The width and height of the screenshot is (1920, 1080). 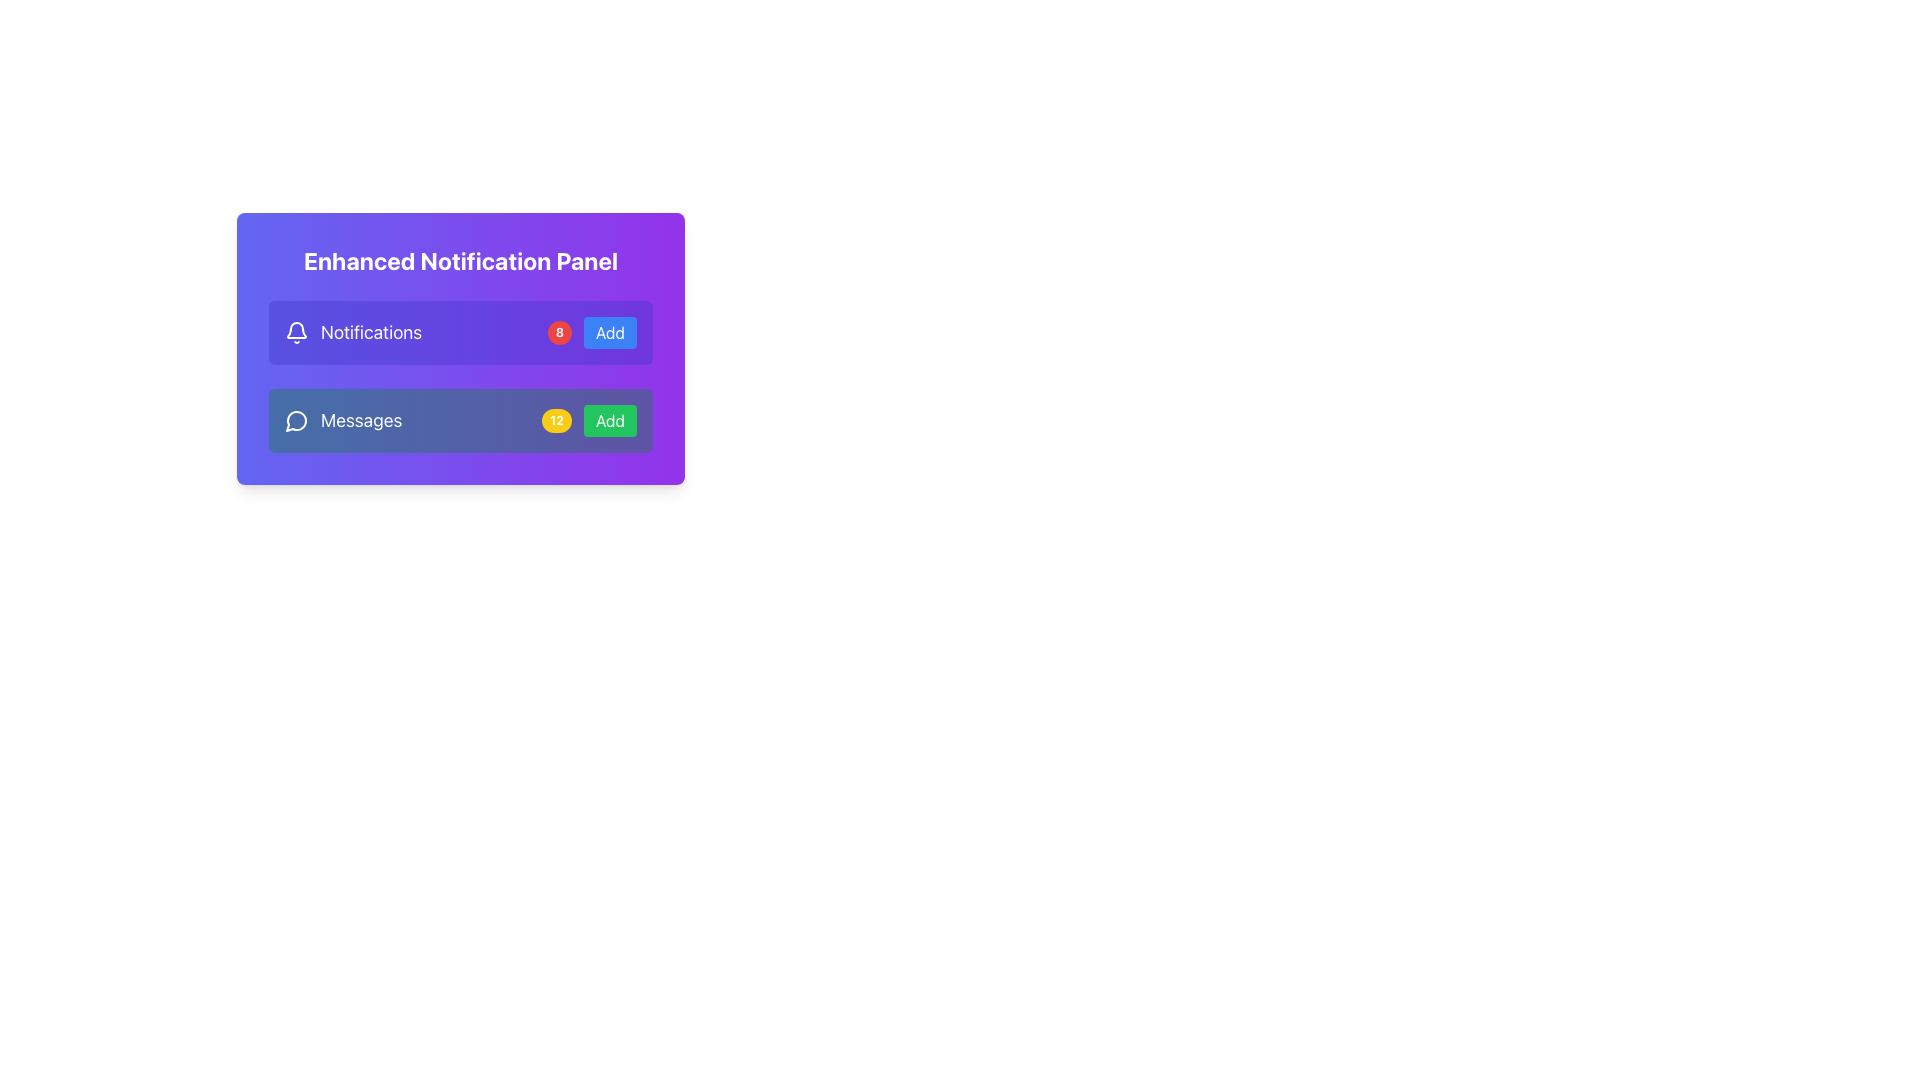 What do you see at coordinates (353, 331) in the screenshot?
I see `the 'Notifications' text label, which is white, italicized, and located on a purple background in the notification panel` at bounding box center [353, 331].